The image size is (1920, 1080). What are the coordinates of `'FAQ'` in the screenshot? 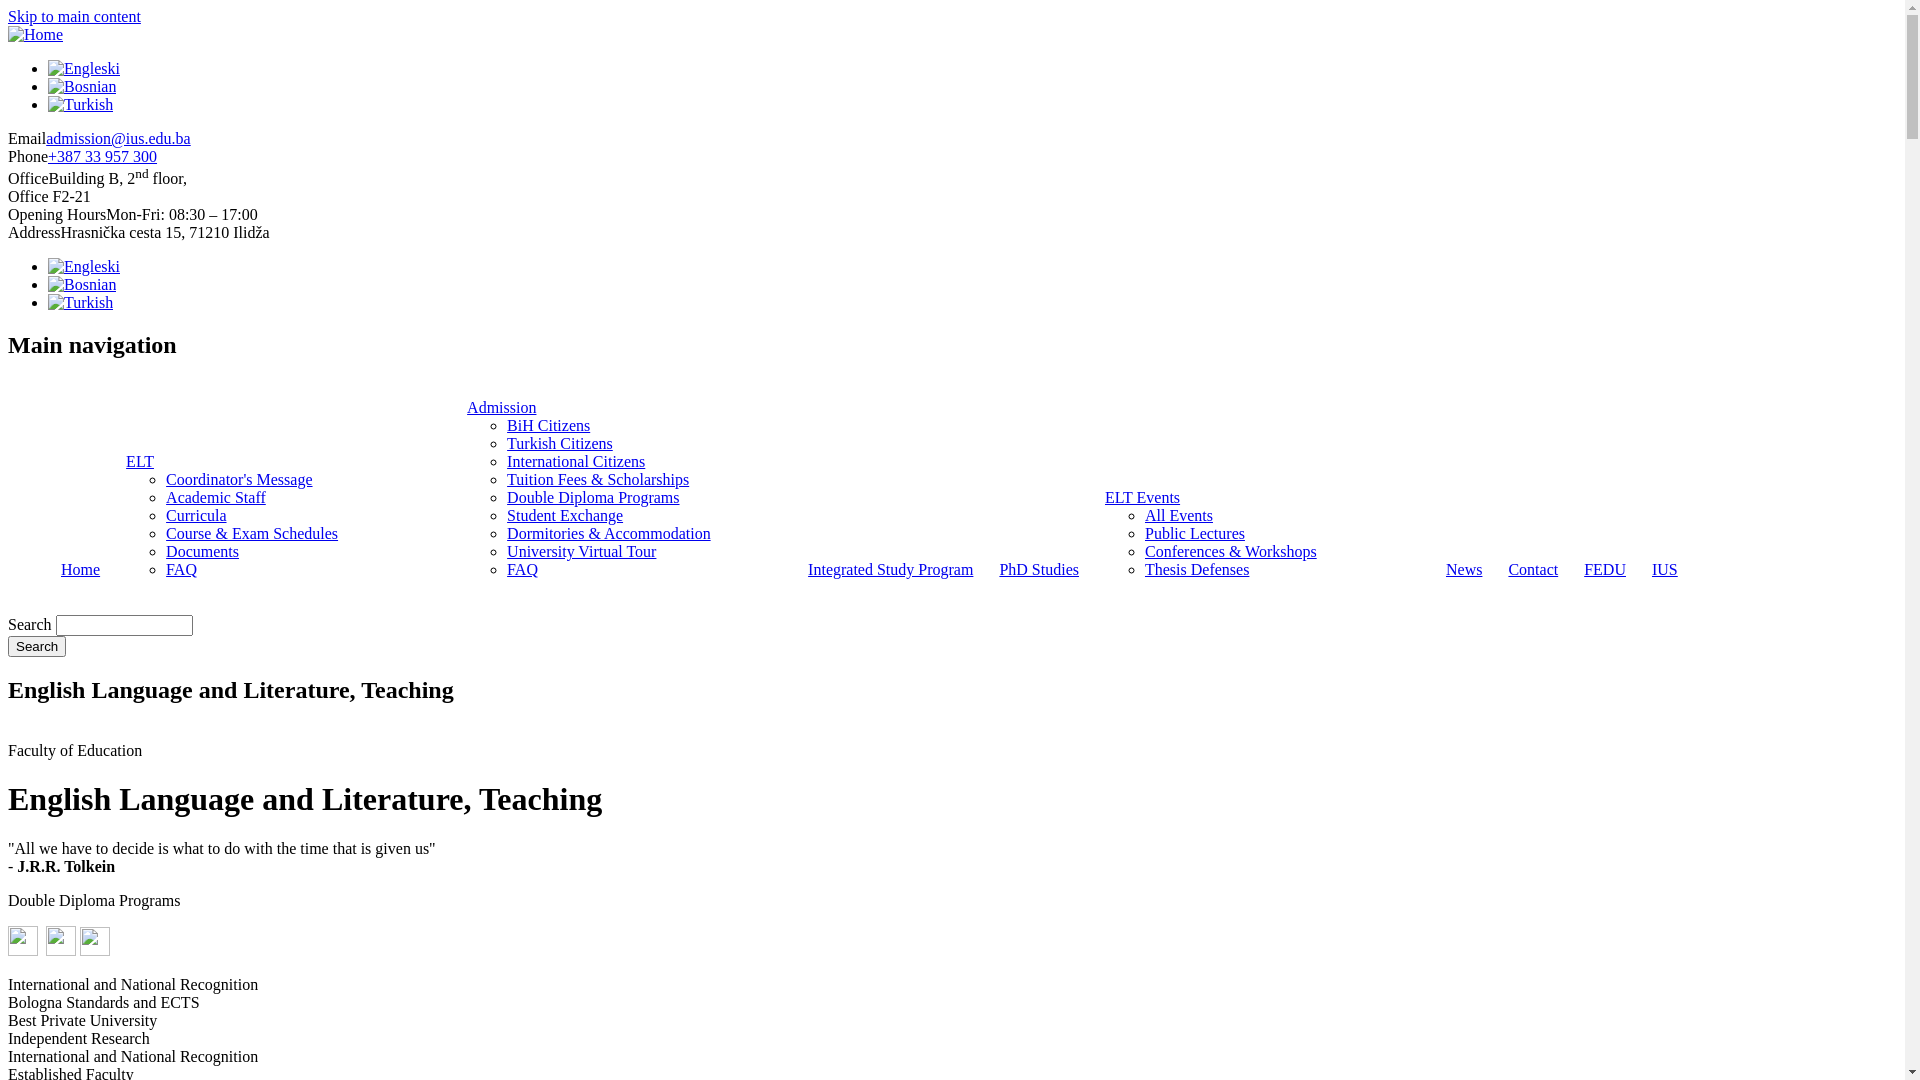 It's located at (181, 569).